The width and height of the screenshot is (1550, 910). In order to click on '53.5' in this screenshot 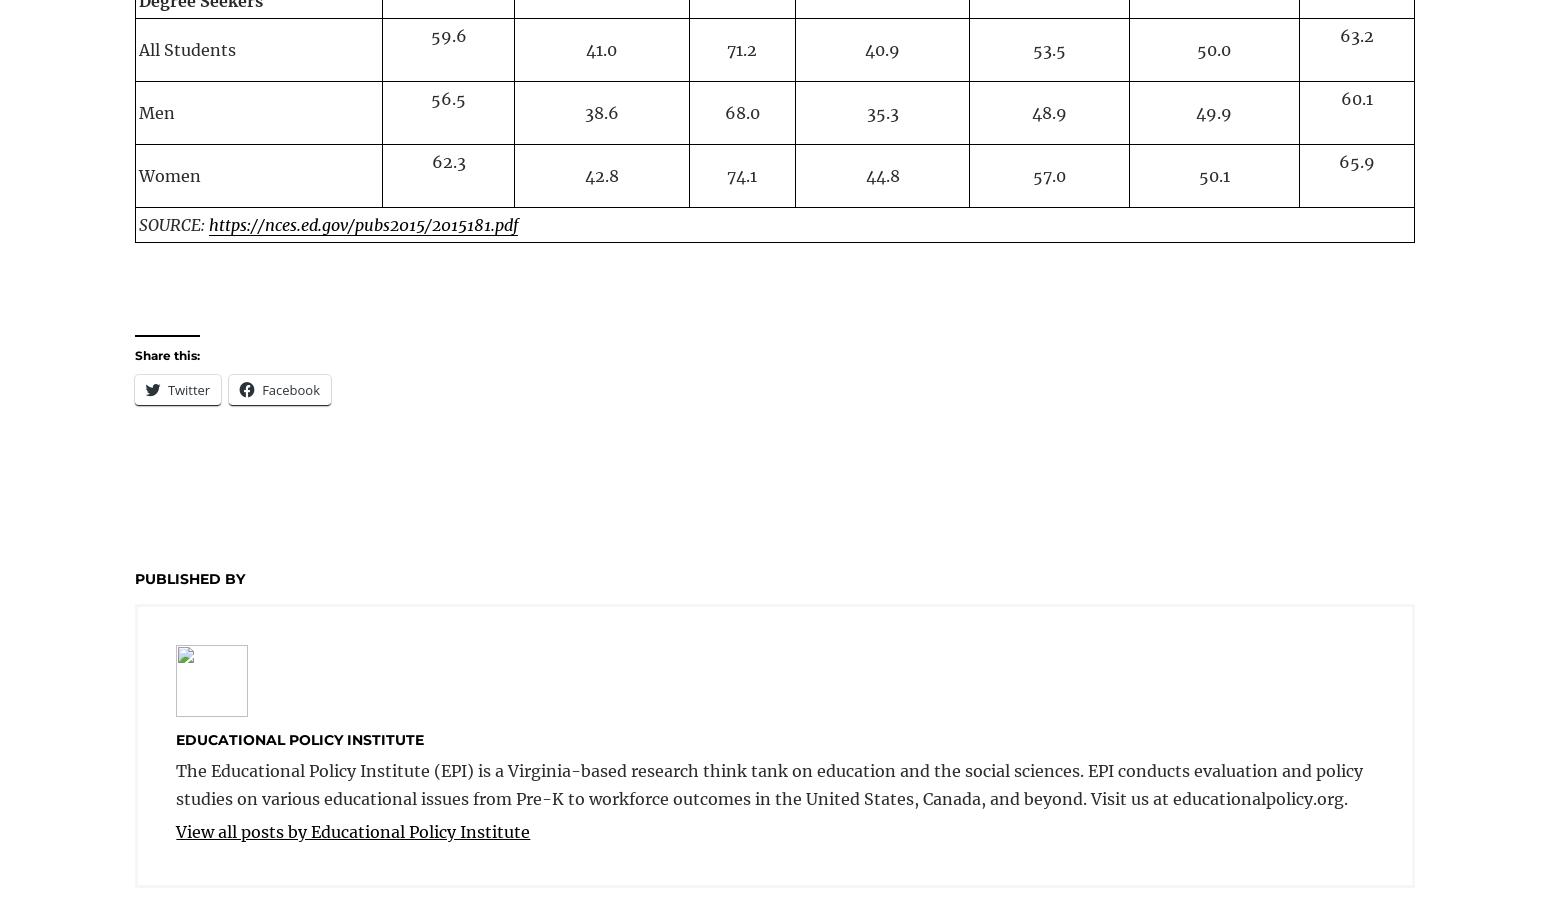, I will do `click(1049, 48)`.